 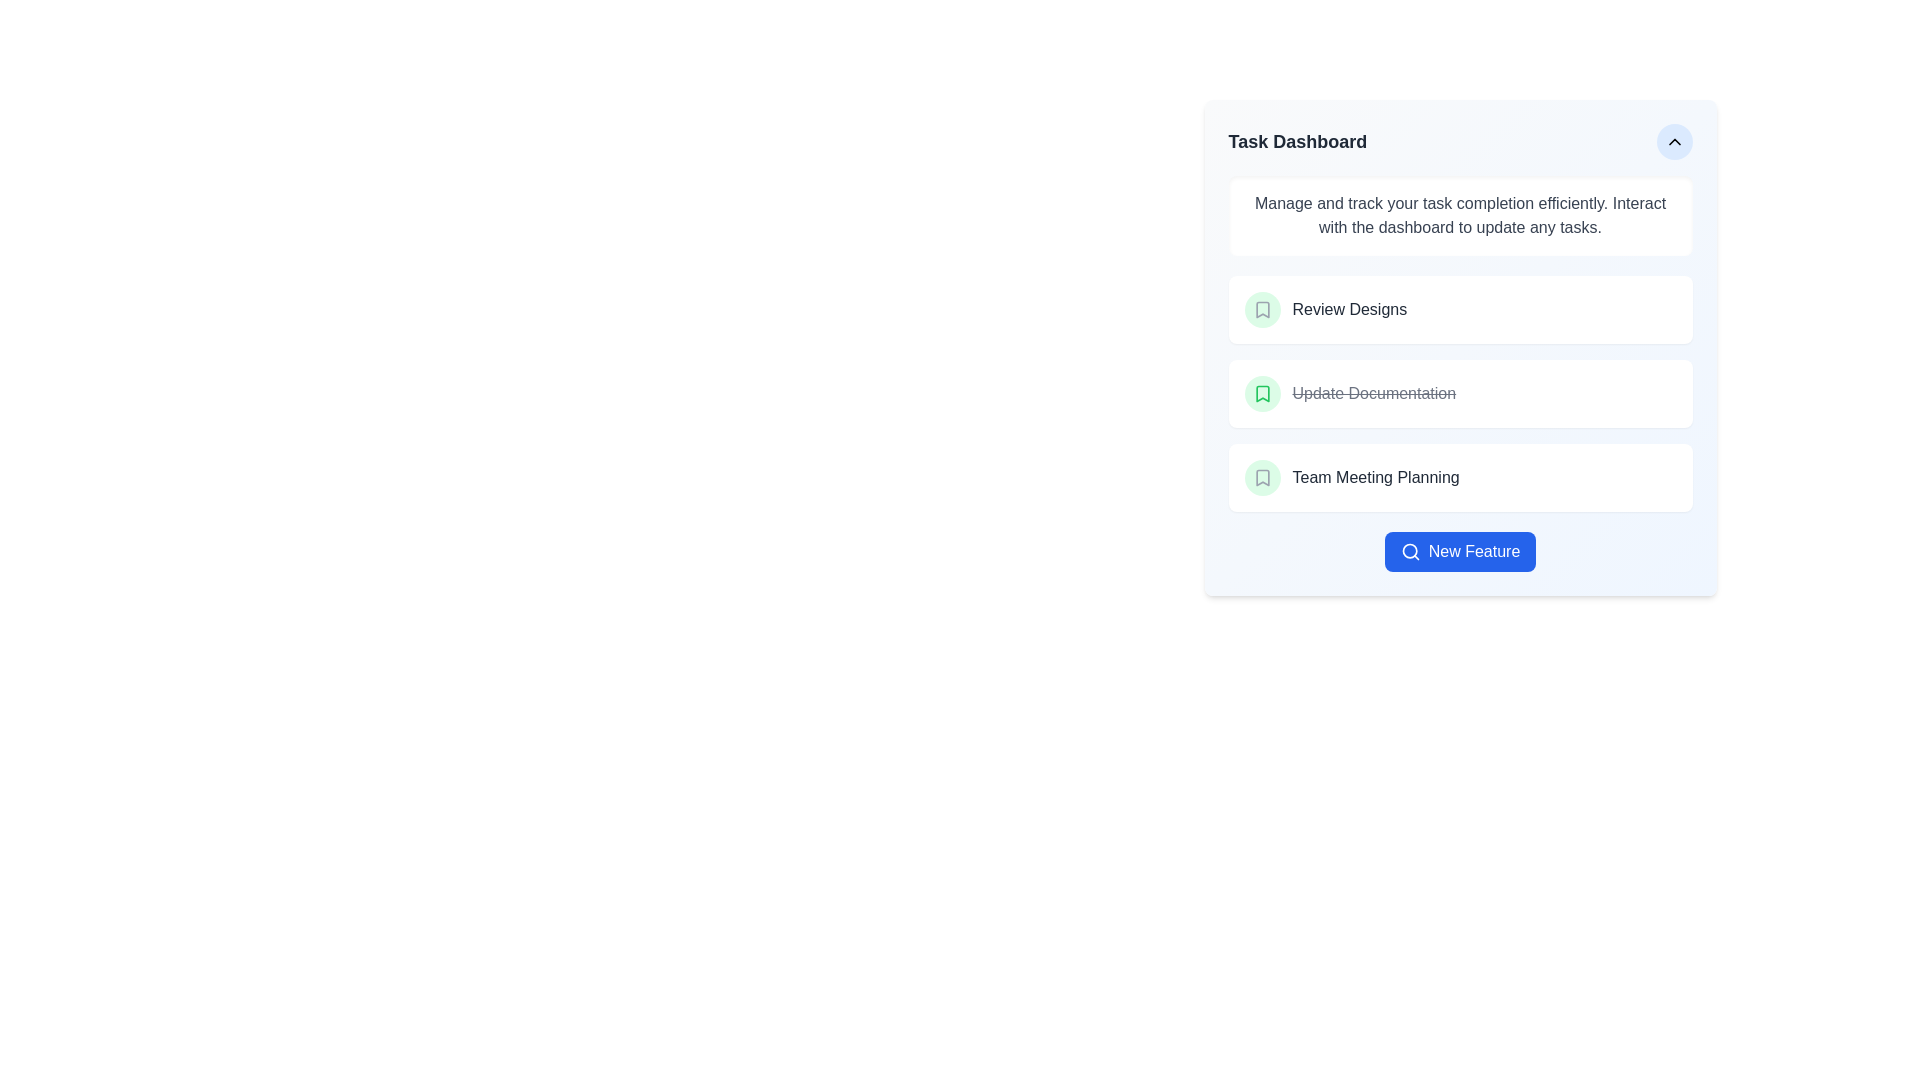 What do you see at coordinates (1373, 393) in the screenshot?
I see `the completed task text label, which is visually indicated by a strikethrough style, located between 'Review Designs' and 'Team Meeting Planning' in the task overview list` at bounding box center [1373, 393].